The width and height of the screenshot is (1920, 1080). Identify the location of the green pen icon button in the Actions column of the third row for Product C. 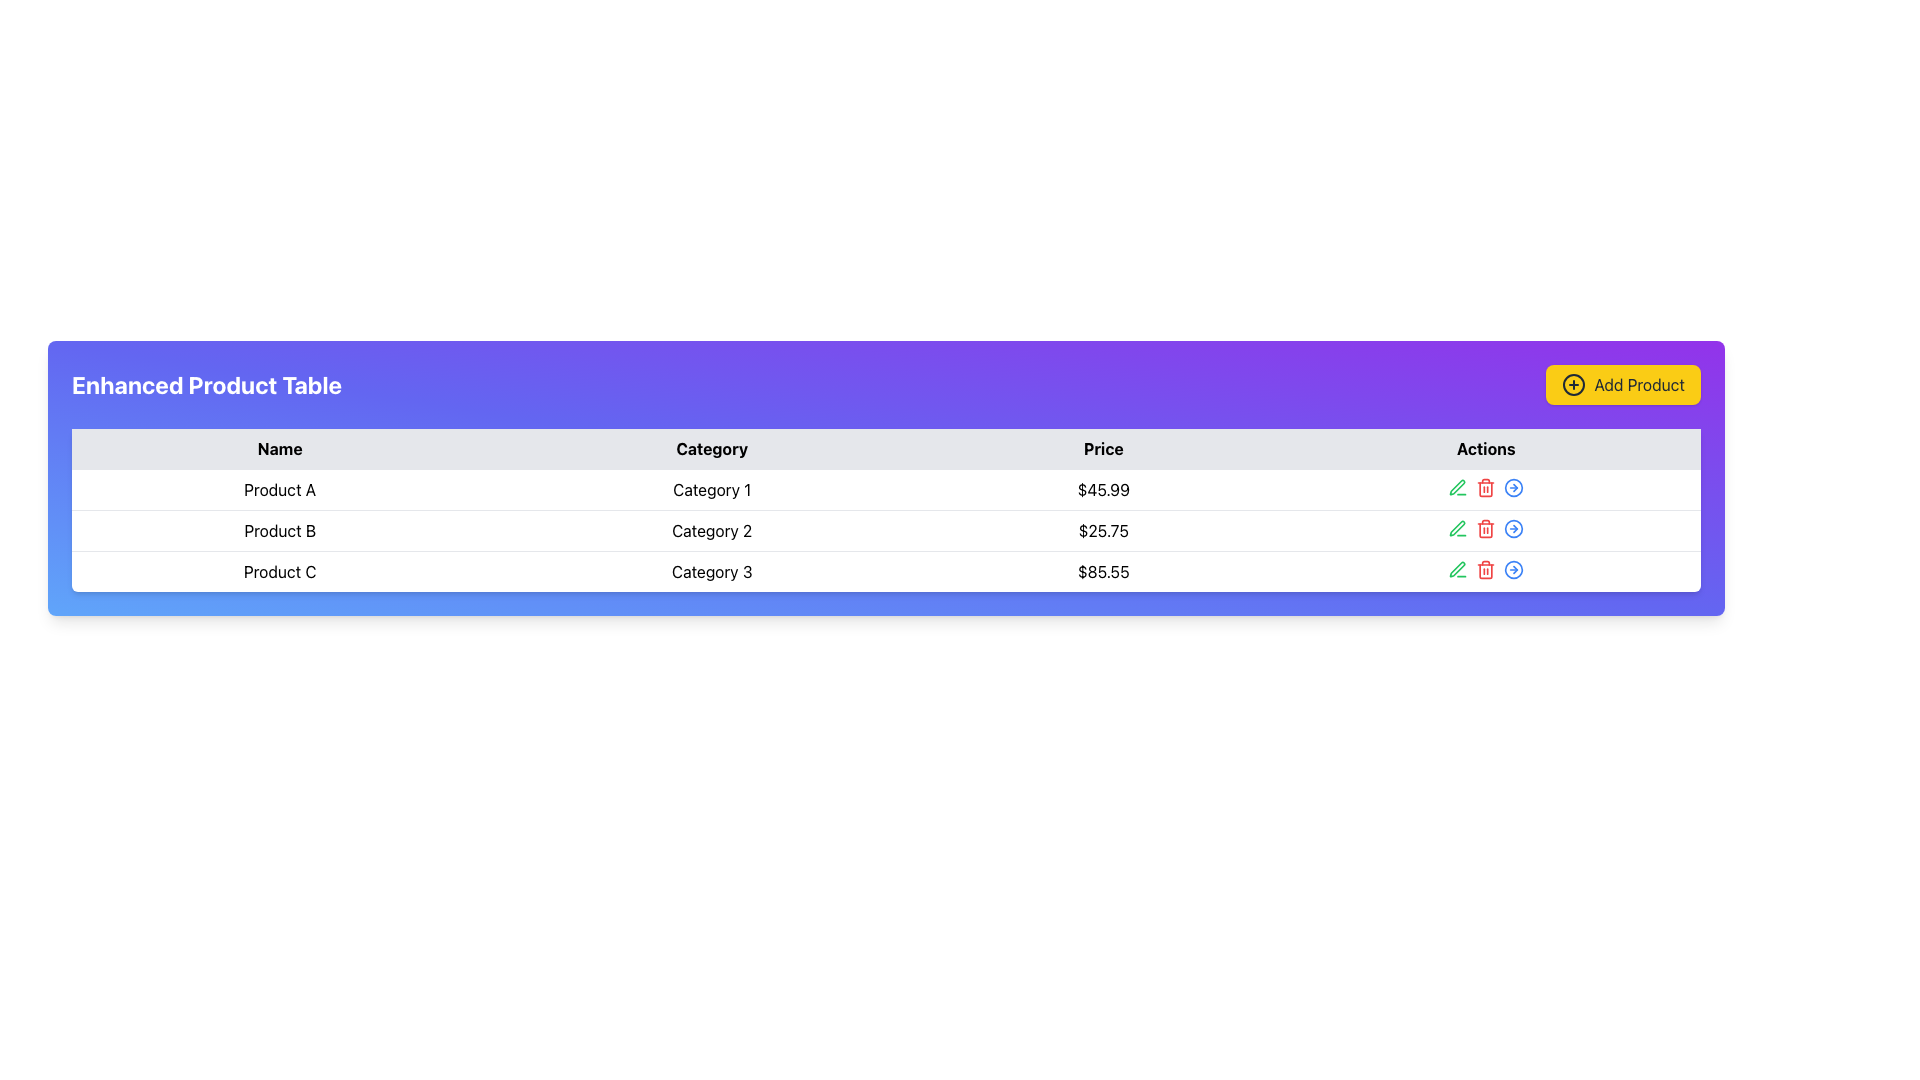
(1457, 487).